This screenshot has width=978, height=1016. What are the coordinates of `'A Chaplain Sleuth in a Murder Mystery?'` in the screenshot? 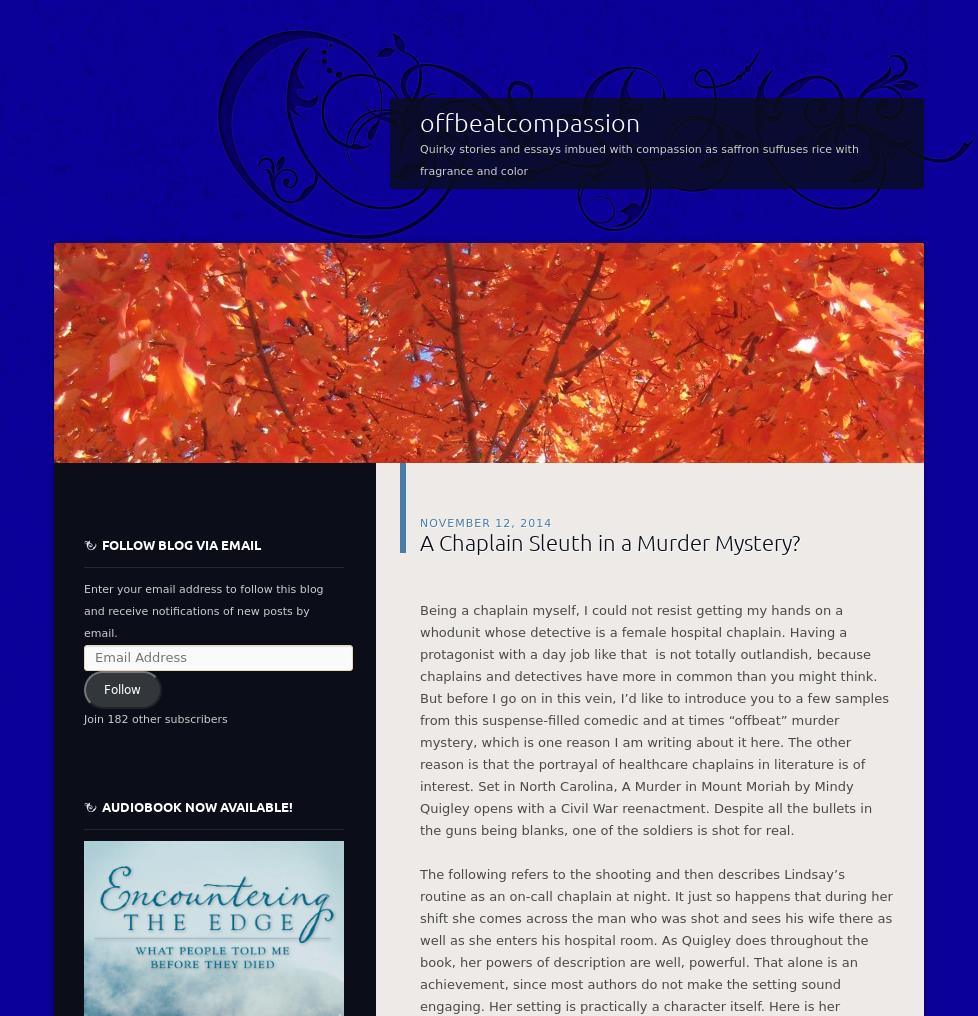 It's located at (609, 540).